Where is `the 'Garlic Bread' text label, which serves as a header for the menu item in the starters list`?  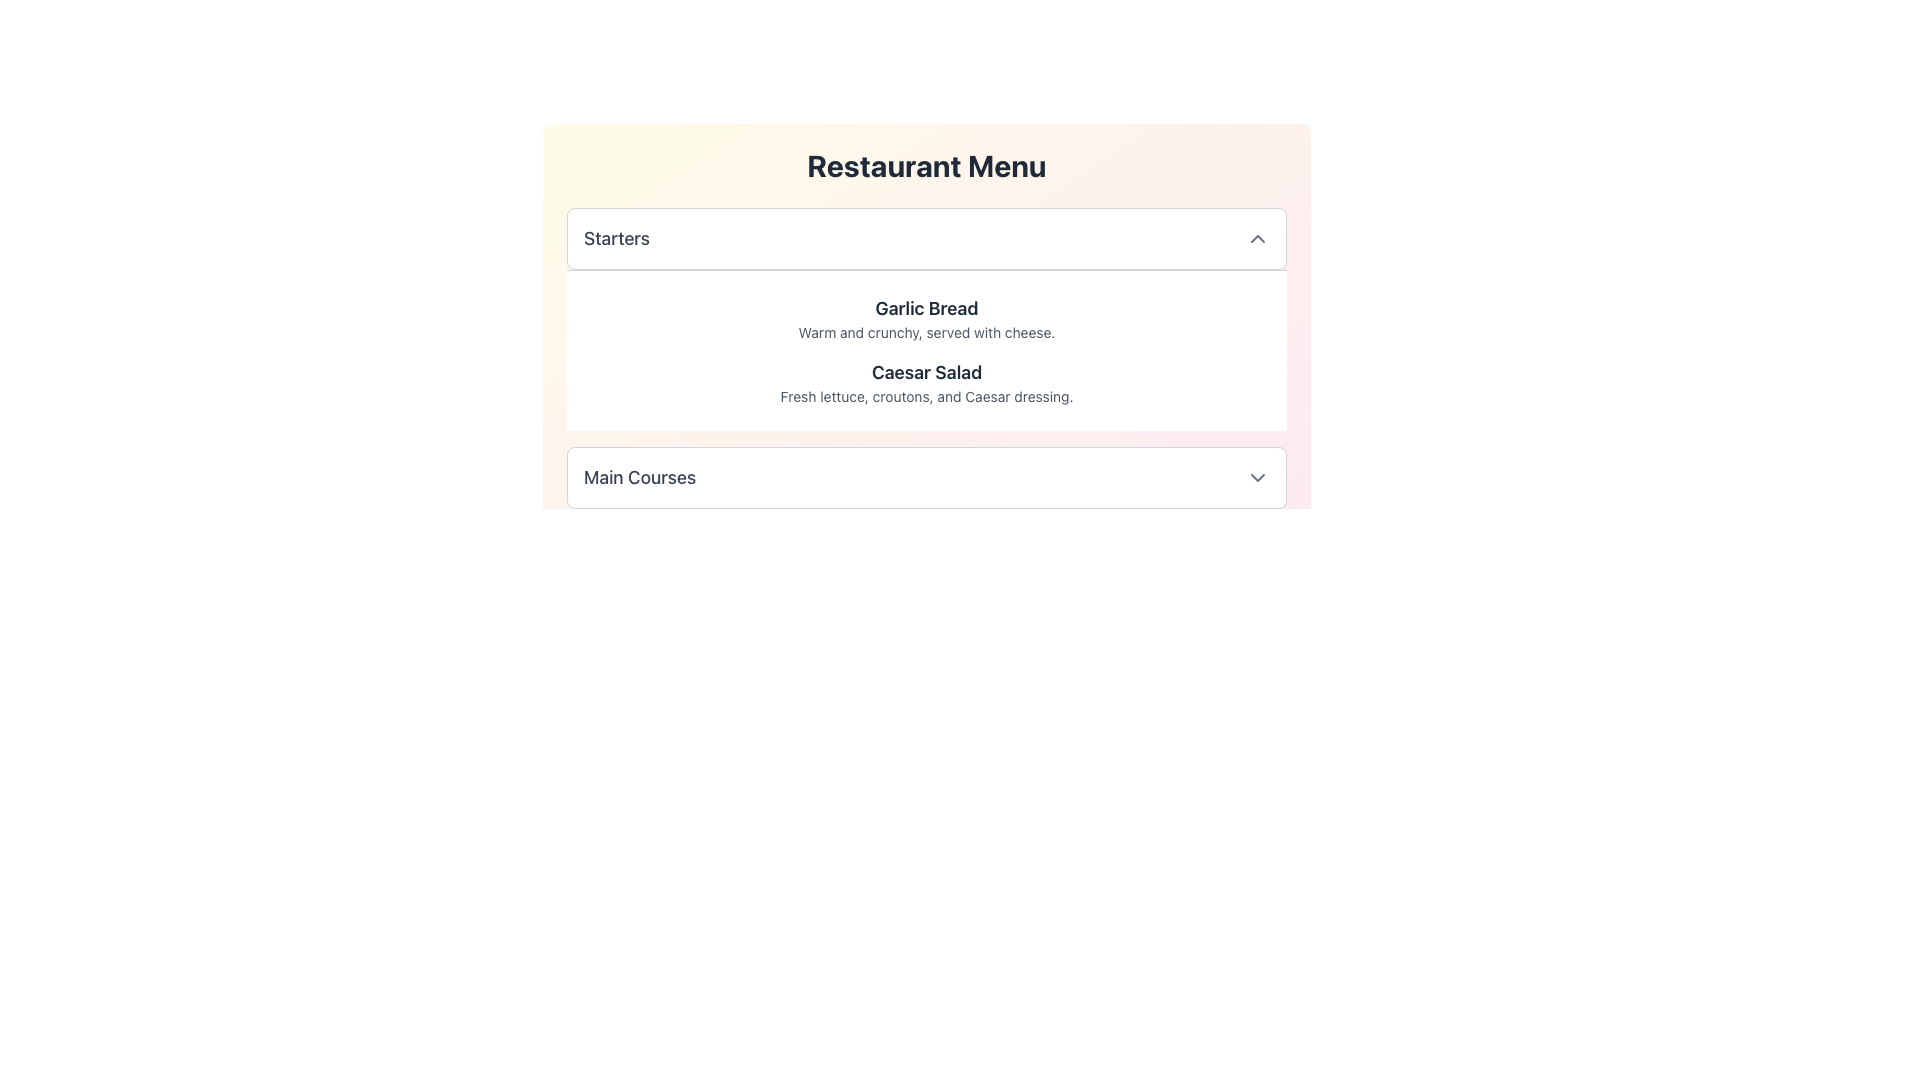 the 'Garlic Bread' text label, which serves as a header for the menu item in the starters list is located at coordinates (925, 308).